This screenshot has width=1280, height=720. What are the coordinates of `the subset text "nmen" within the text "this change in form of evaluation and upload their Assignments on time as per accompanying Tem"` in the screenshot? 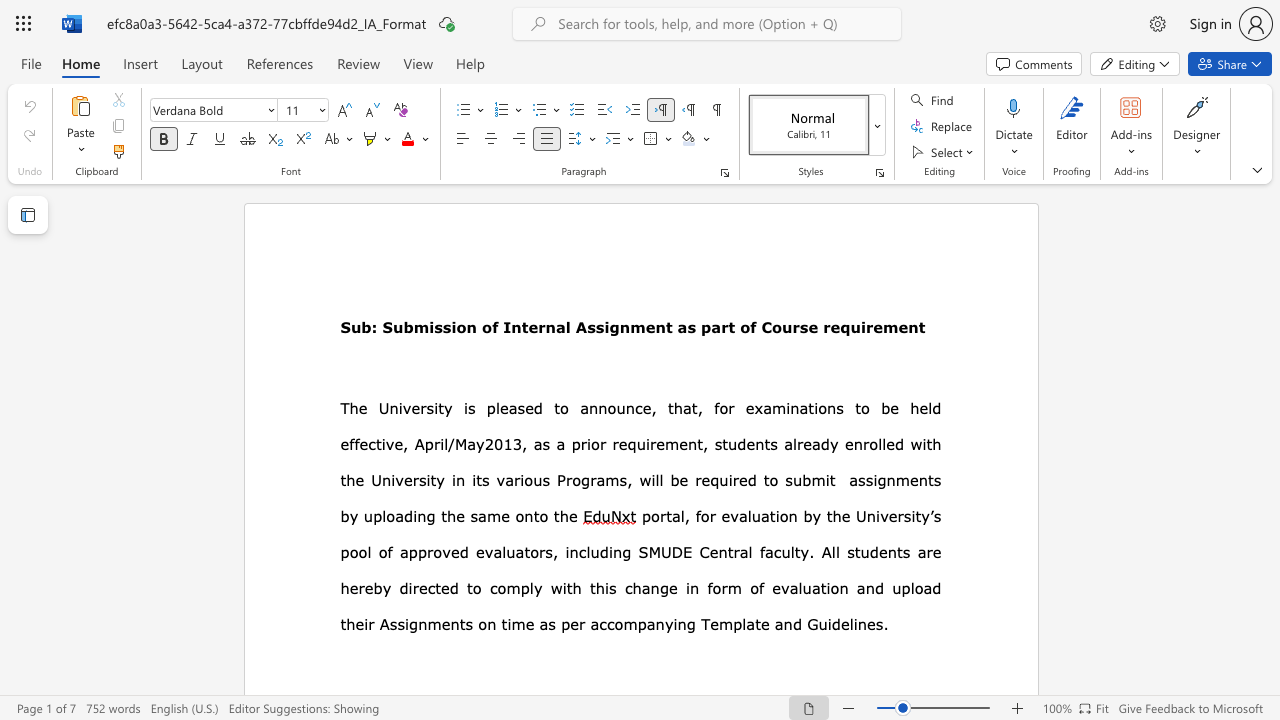 It's located at (417, 623).